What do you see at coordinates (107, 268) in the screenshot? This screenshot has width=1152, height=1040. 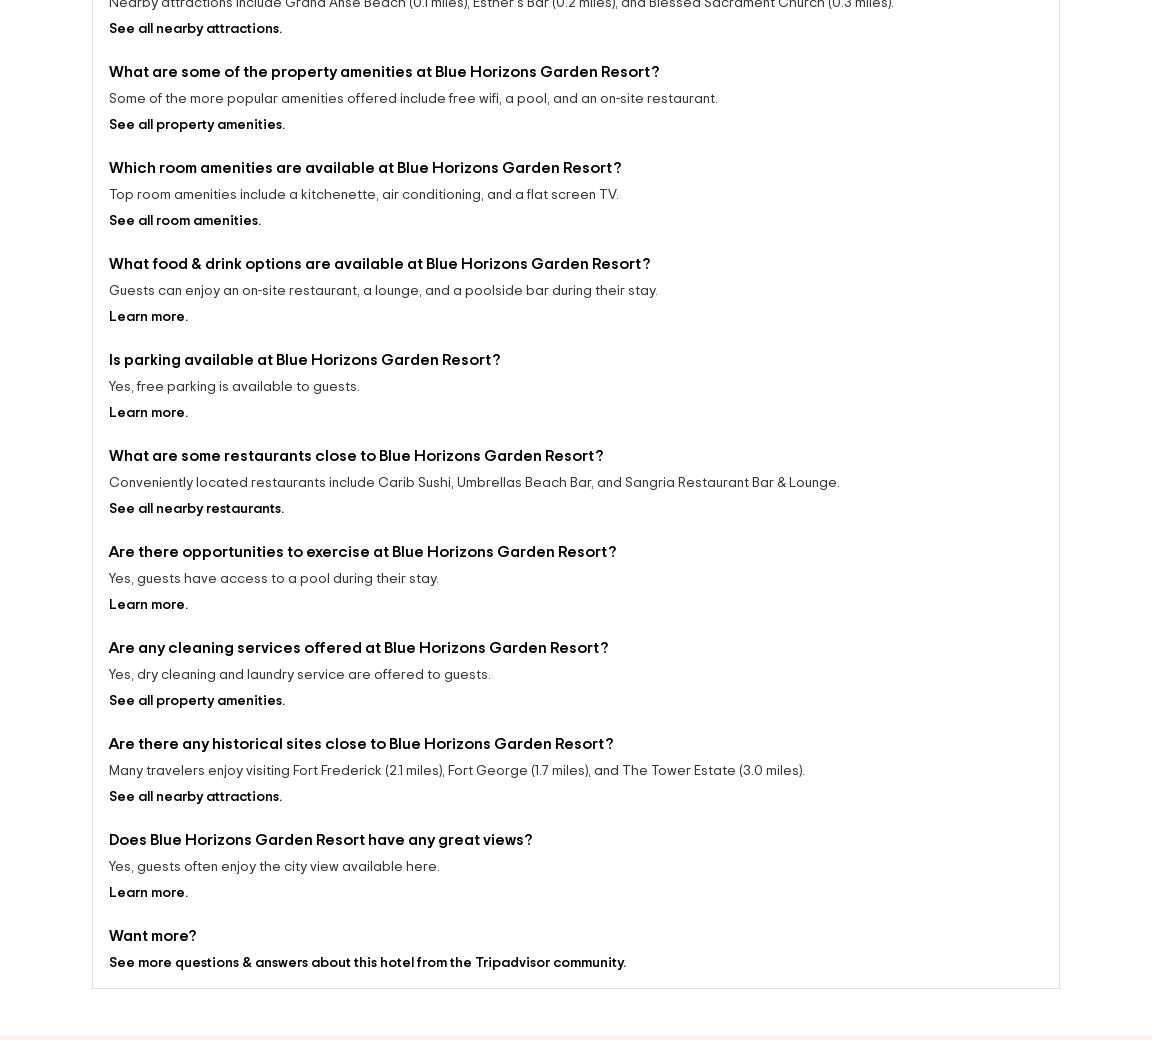 I see `'What food & drink options are available at Blue Horizons Garden Resort?'` at bounding box center [107, 268].